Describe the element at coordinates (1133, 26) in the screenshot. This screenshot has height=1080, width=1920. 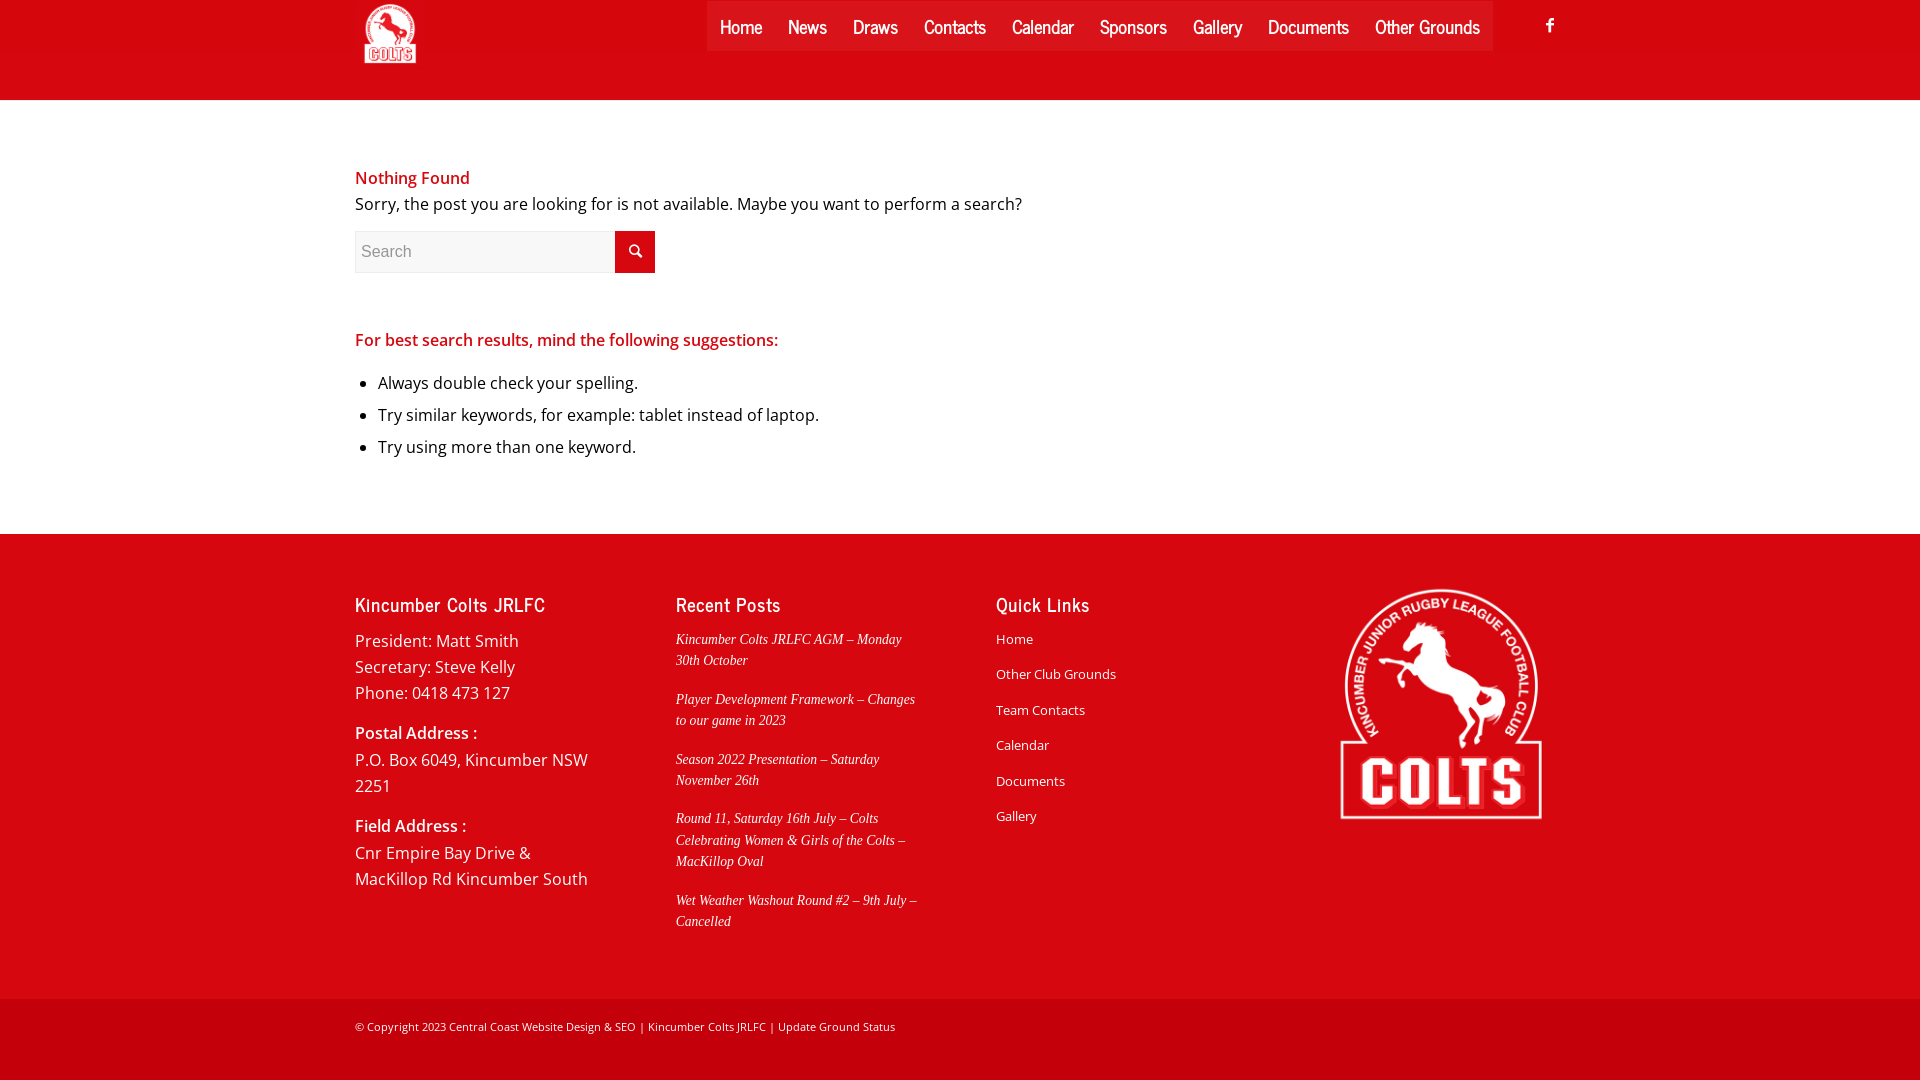
I see `'Sponsors'` at that location.